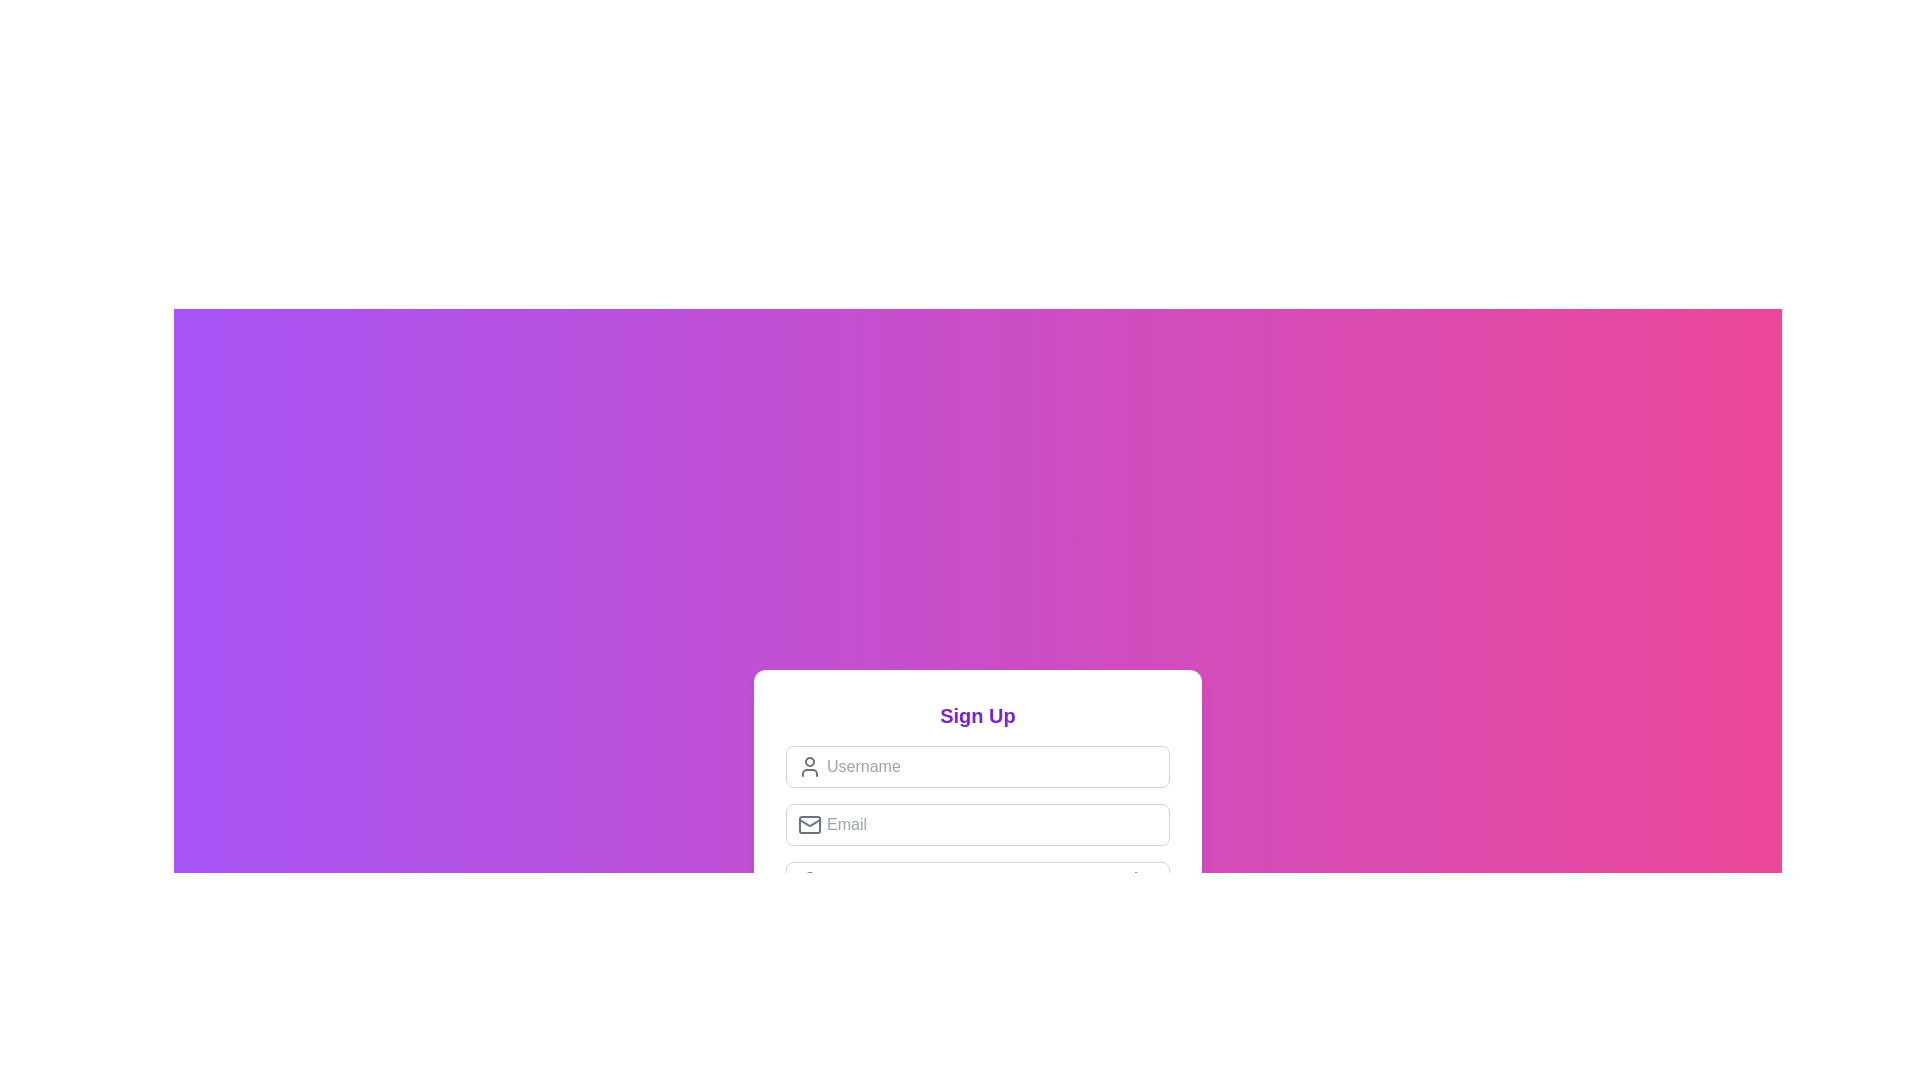 Image resolution: width=1920 pixels, height=1080 pixels. Describe the element at coordinates (810, 825) in the screenshot. I see `the envelope-shaped icon with a gray color scheme located to the left of the email input field in the sign-up form` at that location.